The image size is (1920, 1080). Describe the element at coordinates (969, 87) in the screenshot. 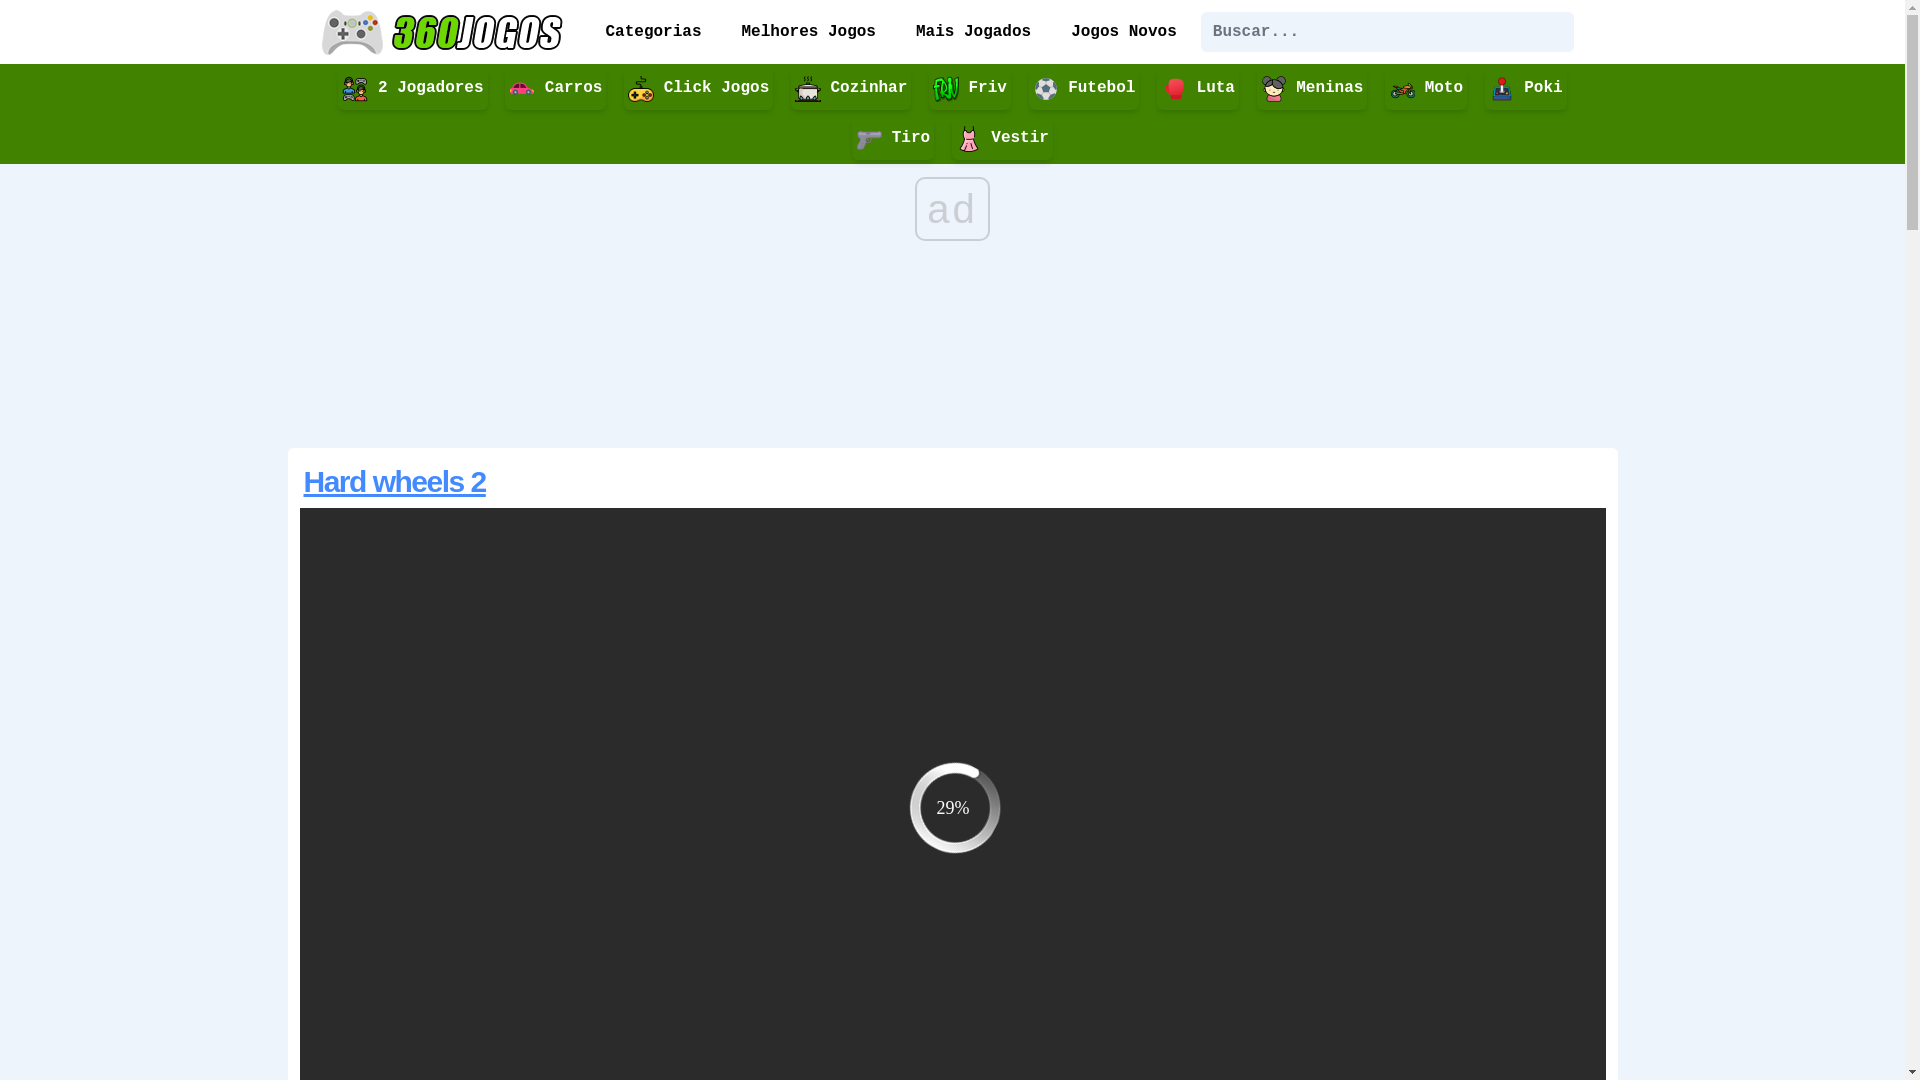

I see `'Friv'` at that location.